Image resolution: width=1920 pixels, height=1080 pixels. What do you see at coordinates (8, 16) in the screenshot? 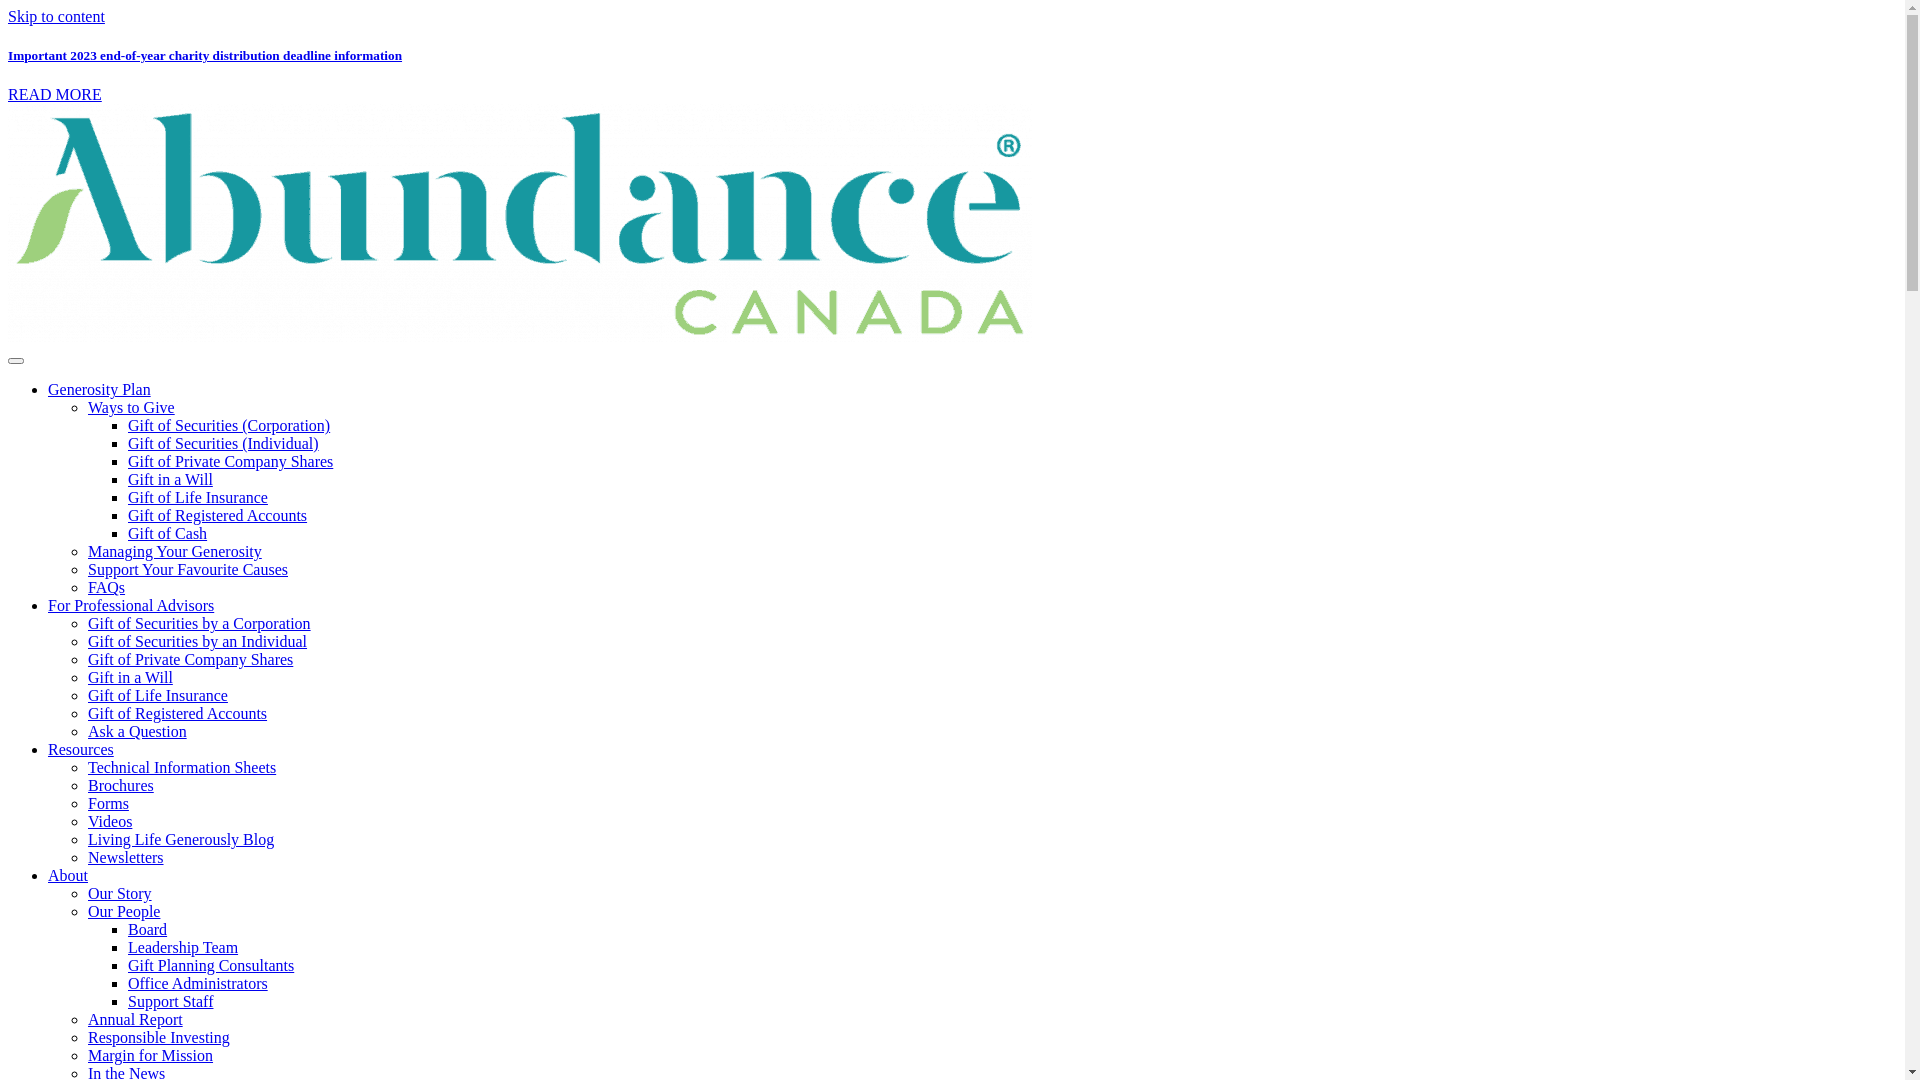
I see `'Skip to content'` at bounding box center [8, 16].